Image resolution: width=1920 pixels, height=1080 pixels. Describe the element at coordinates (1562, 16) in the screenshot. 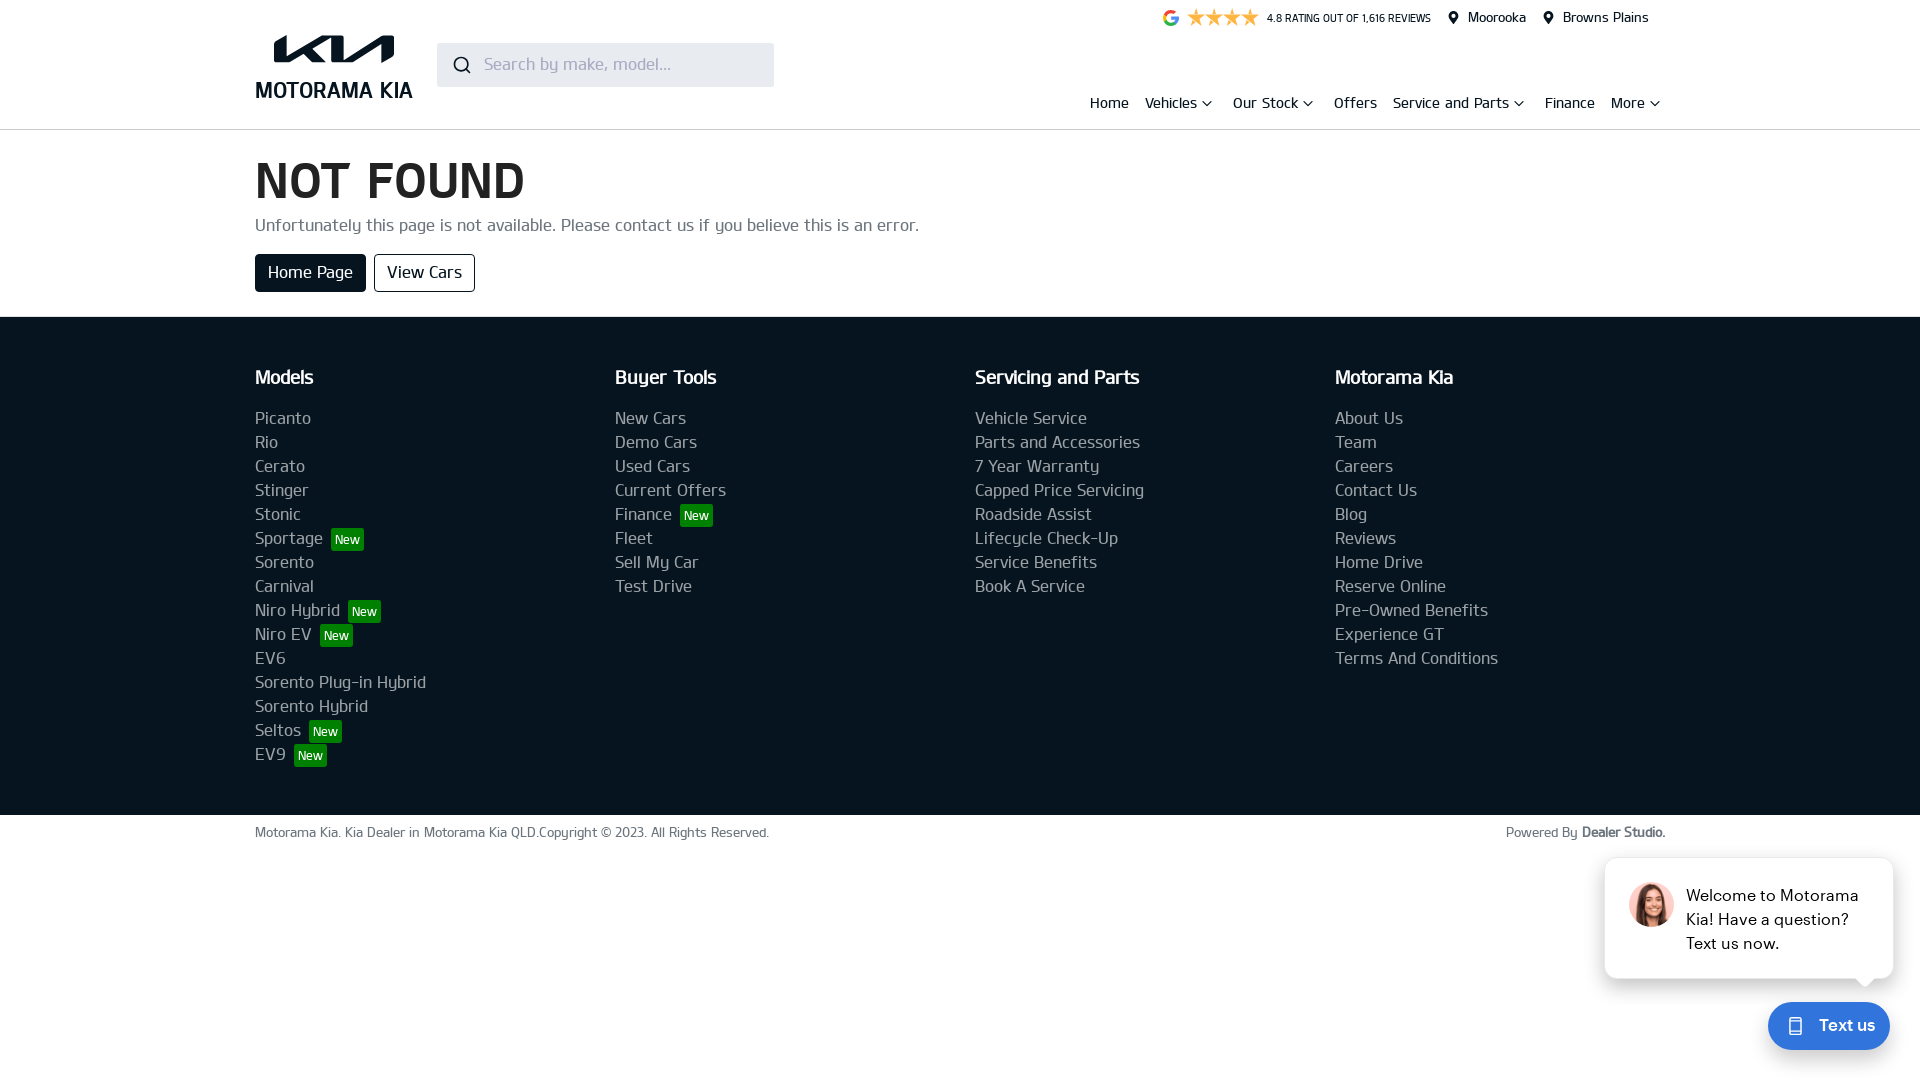

I see `'Browns Plains'` at that location.